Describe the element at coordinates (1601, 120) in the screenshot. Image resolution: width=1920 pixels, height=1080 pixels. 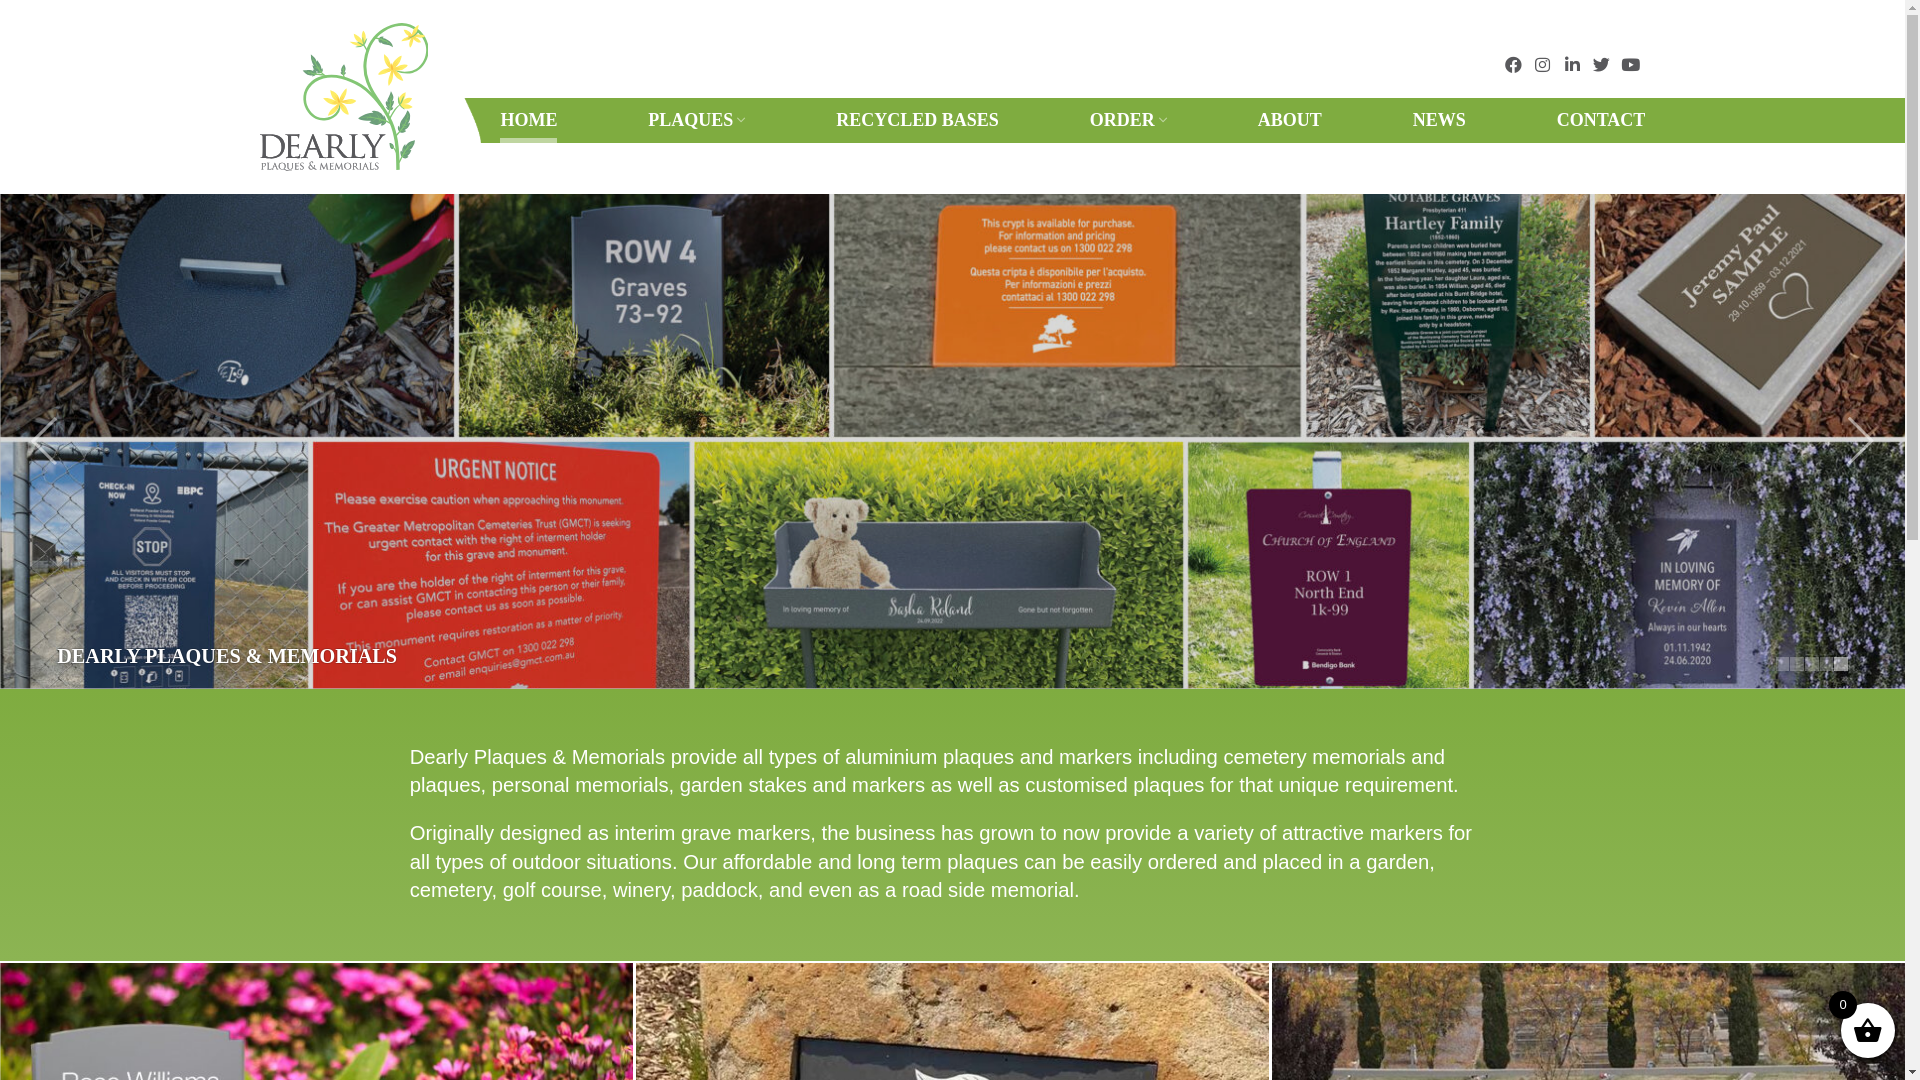
I see `'CONTACT'` at that location.